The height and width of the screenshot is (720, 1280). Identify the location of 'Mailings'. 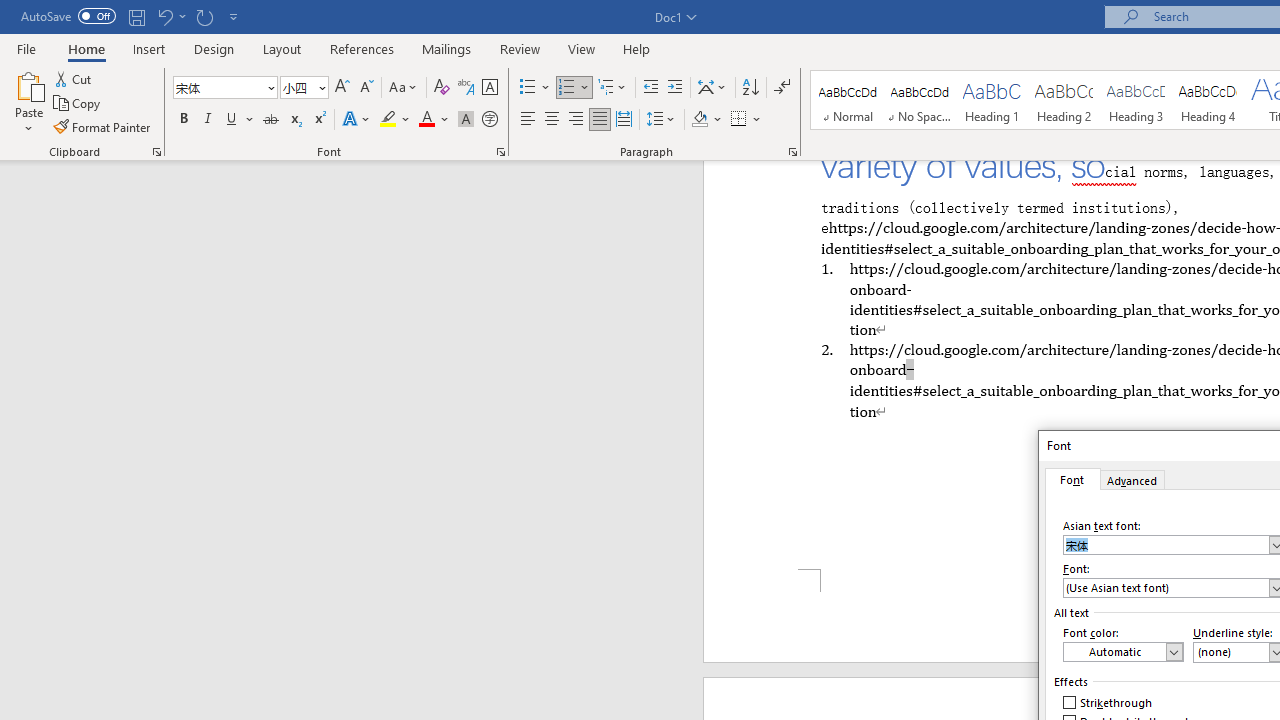
(446, 48).